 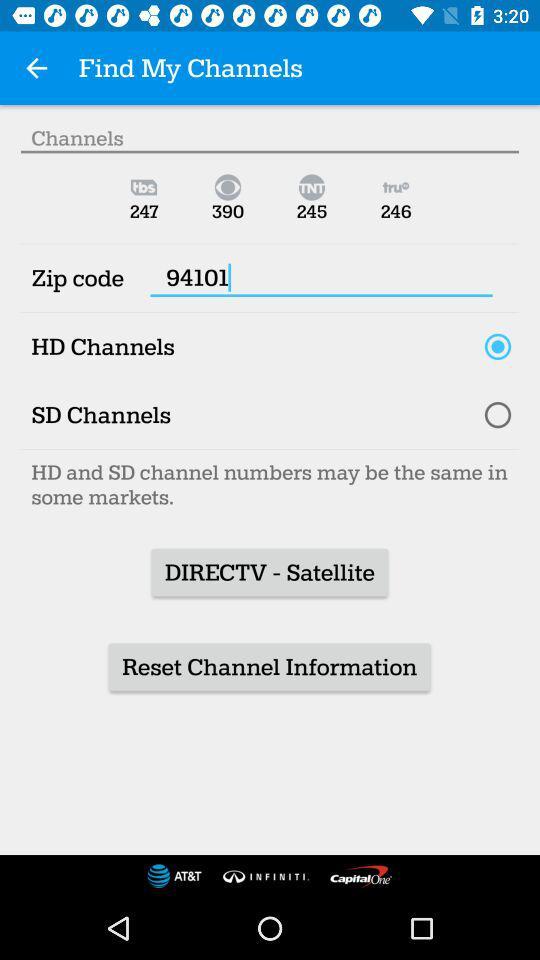 What do you see at coordinates (496, 414) in the screenshot?
I see `sd channels` at bounding box center [496, 414].